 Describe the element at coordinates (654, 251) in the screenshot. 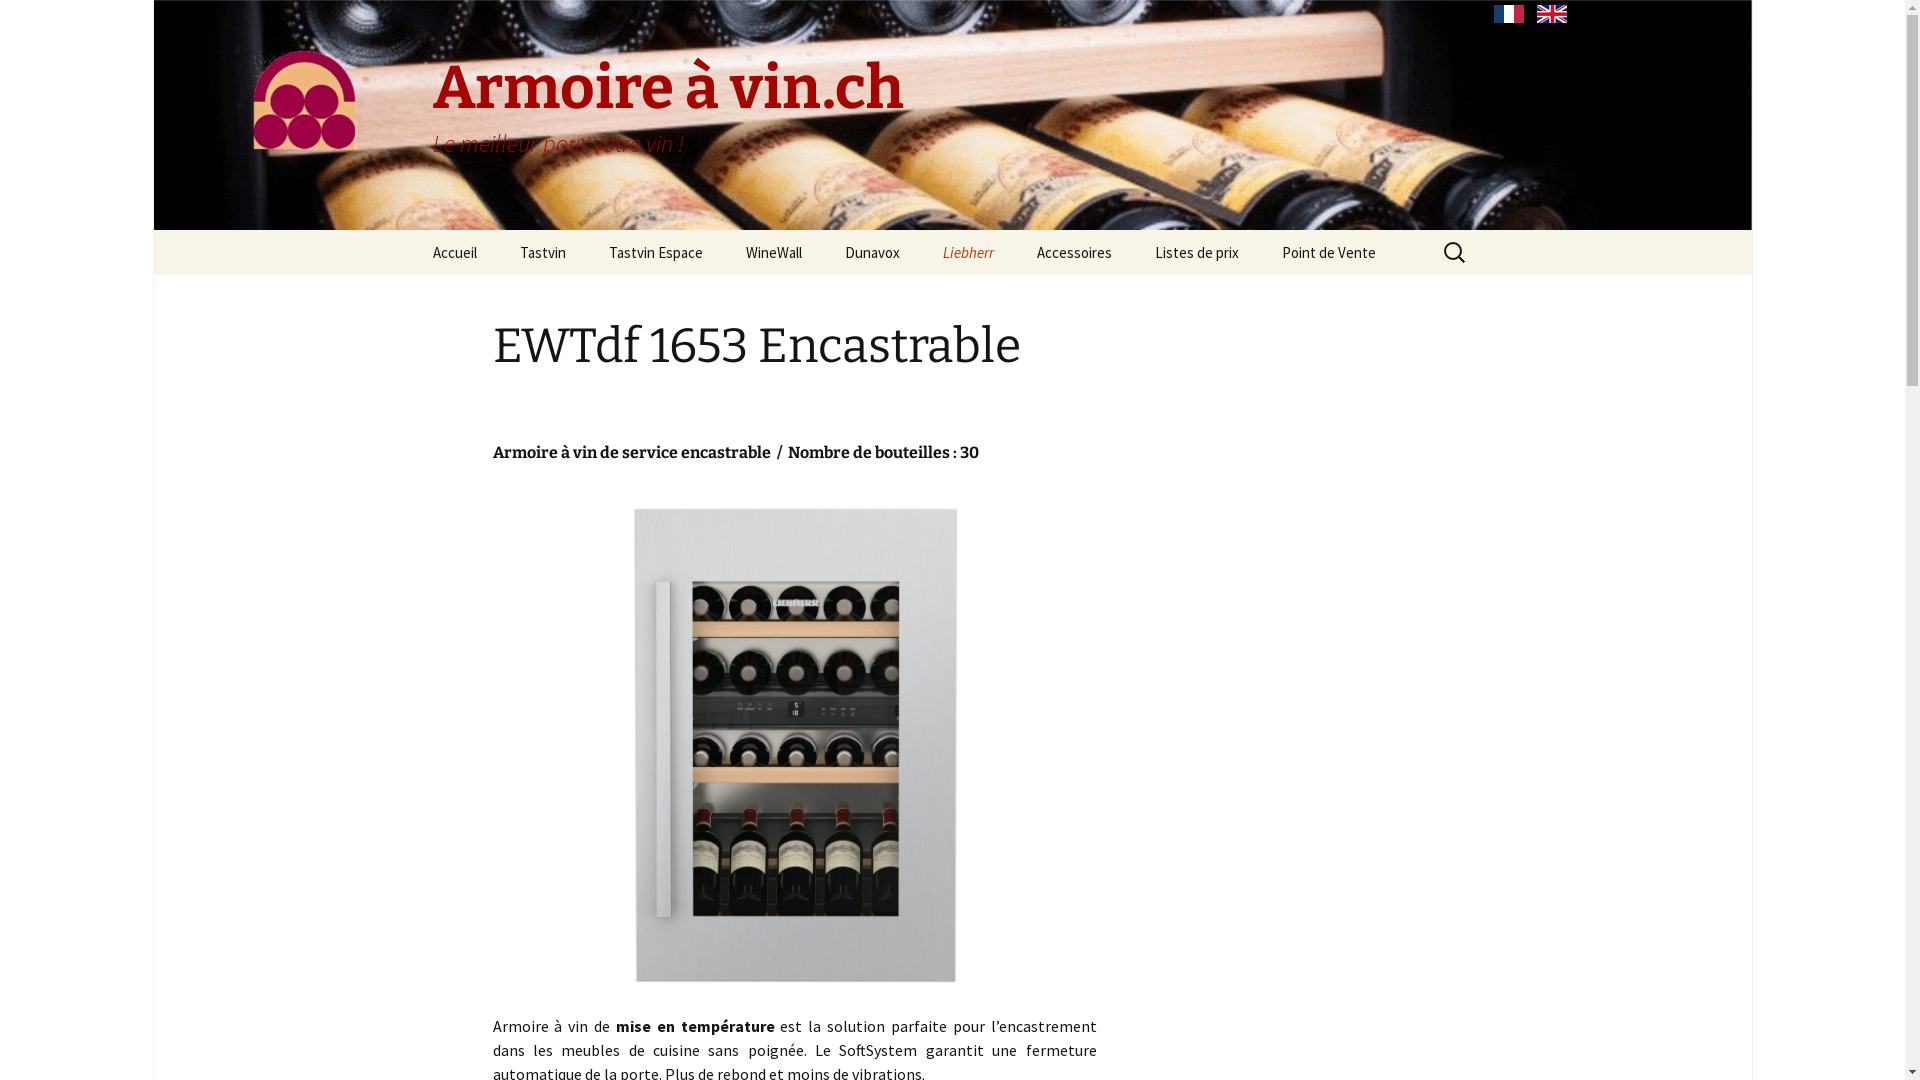

I see `'Tastvin Espace'` at that location.